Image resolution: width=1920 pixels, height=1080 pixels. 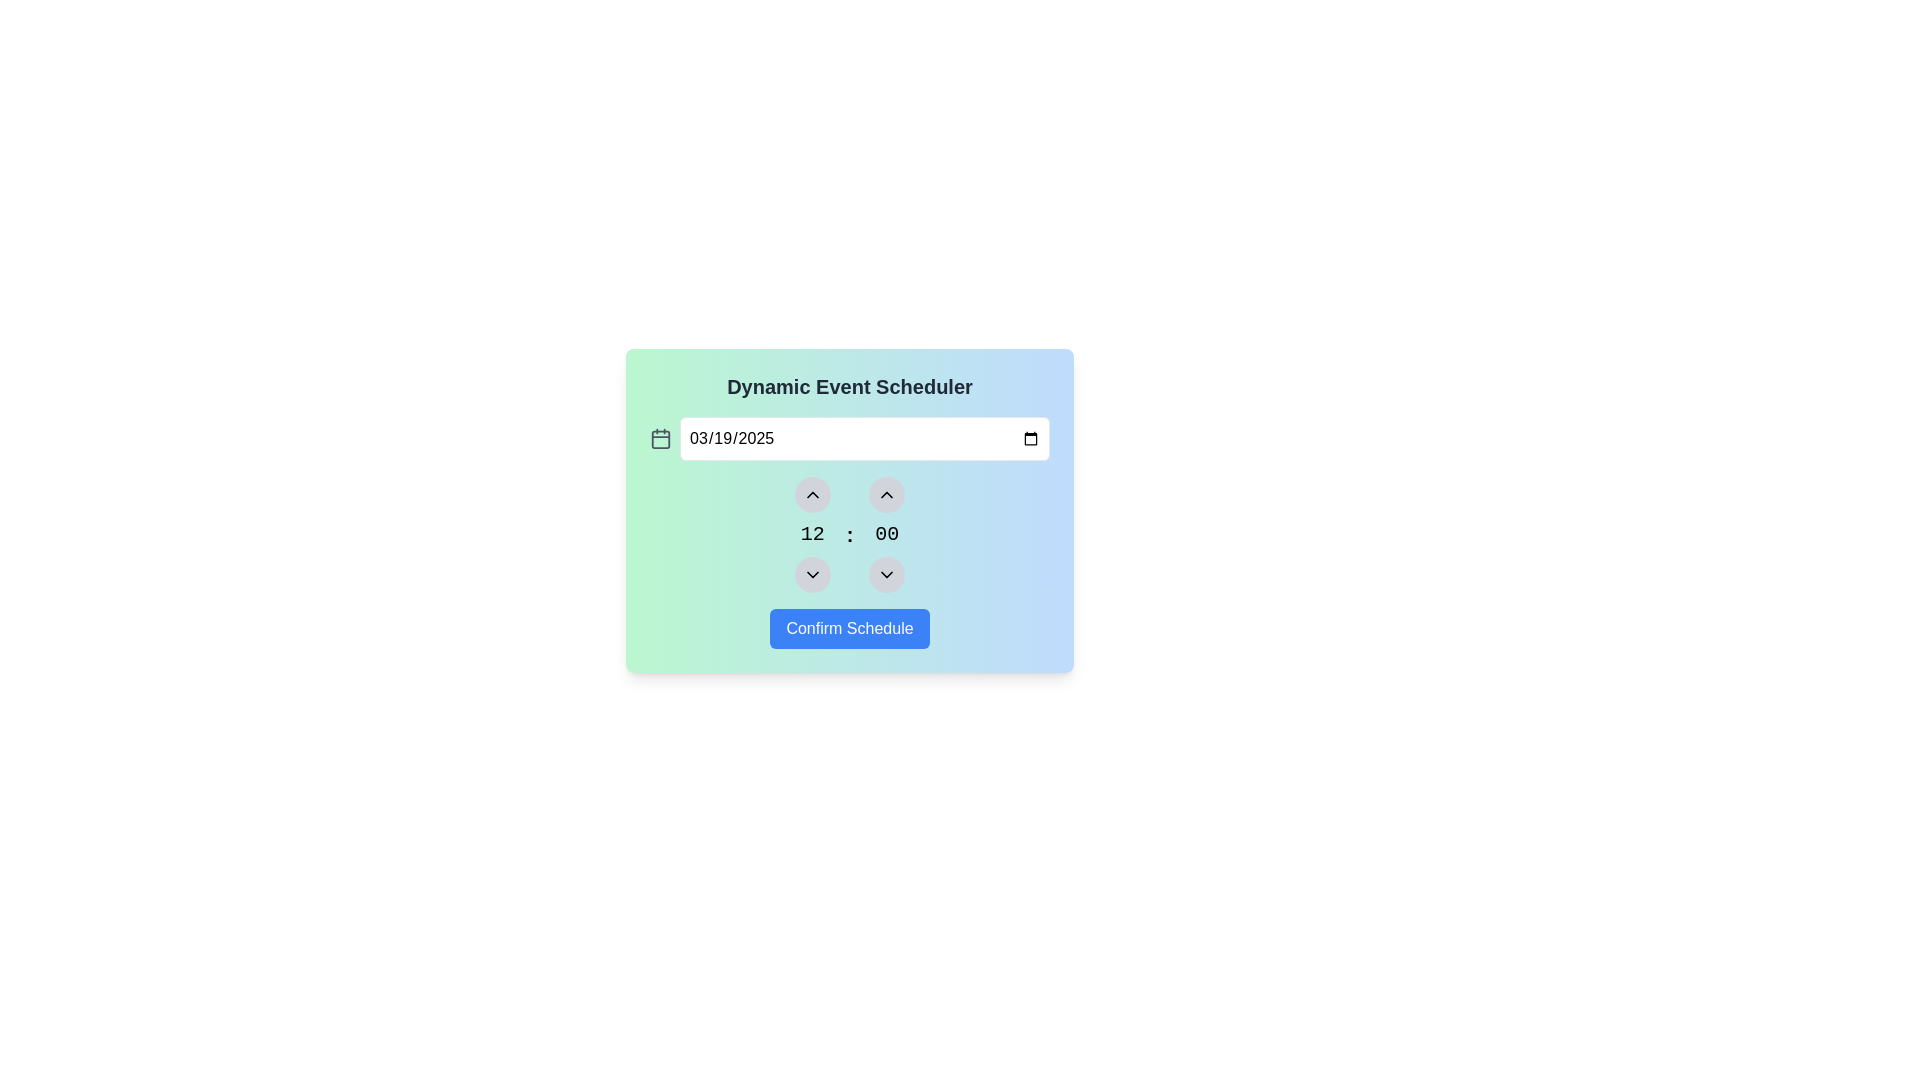 I want to click on a date from the dropdown calendar in the date input field located below the title 'Dynamic Event Scheduler', which has a placeholder showing '03/19/2025', so click(x=849, y=438).